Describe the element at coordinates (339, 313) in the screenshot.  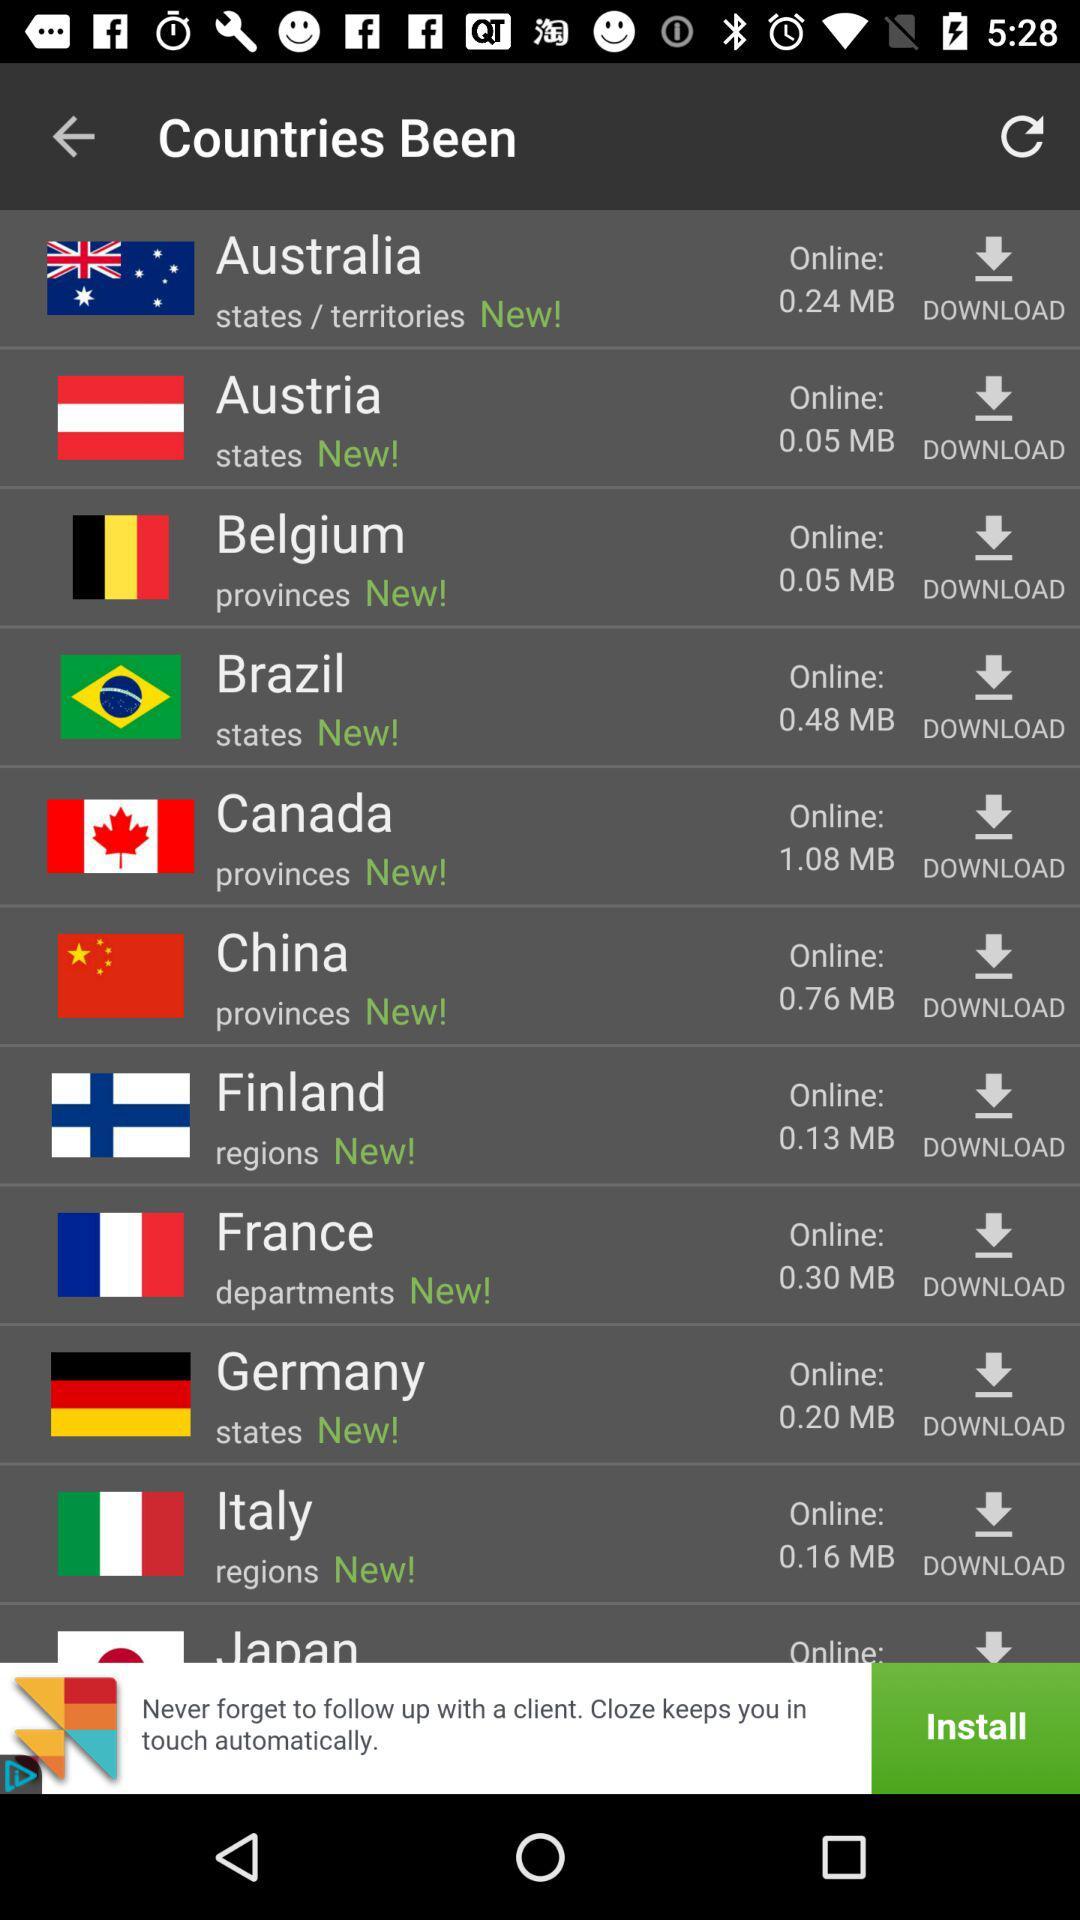
I see `states / territories icon` at that location.